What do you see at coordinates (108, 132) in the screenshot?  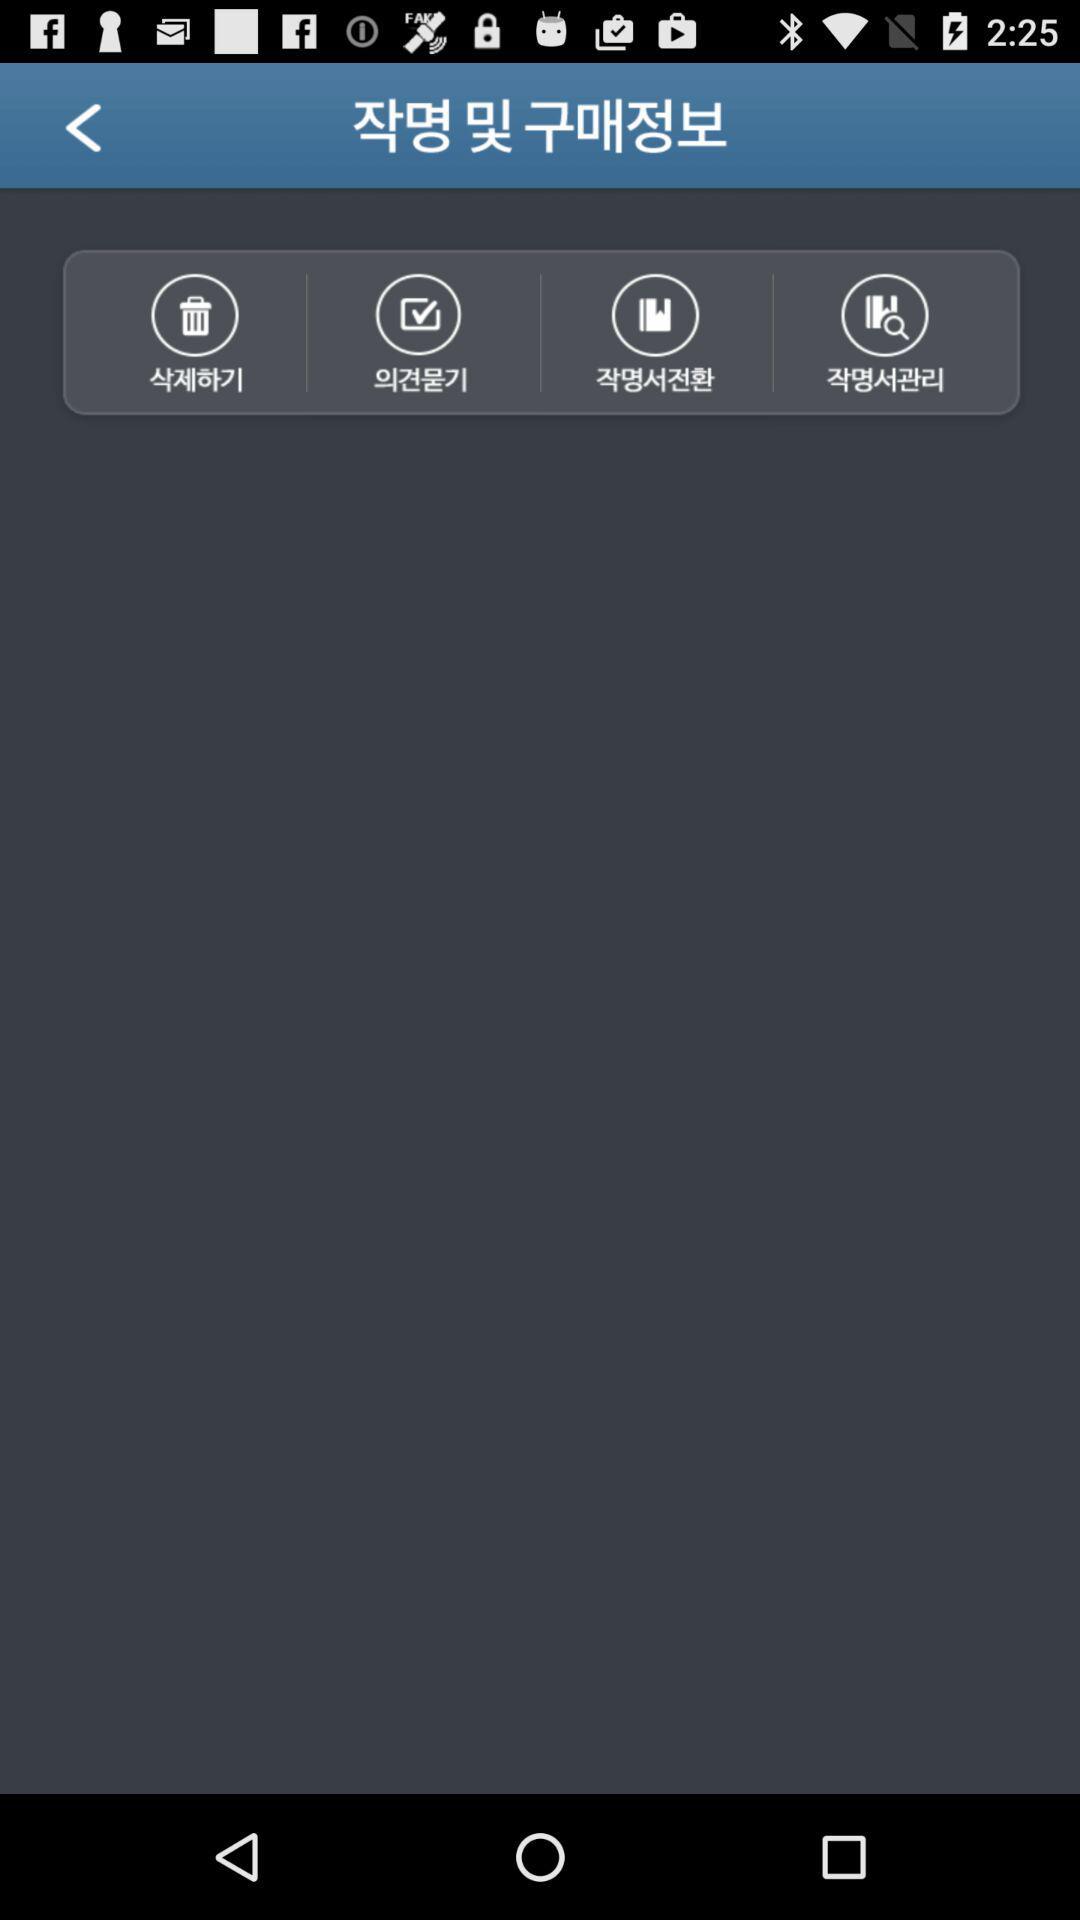 I see `come back` at bounding box center [108, 132].